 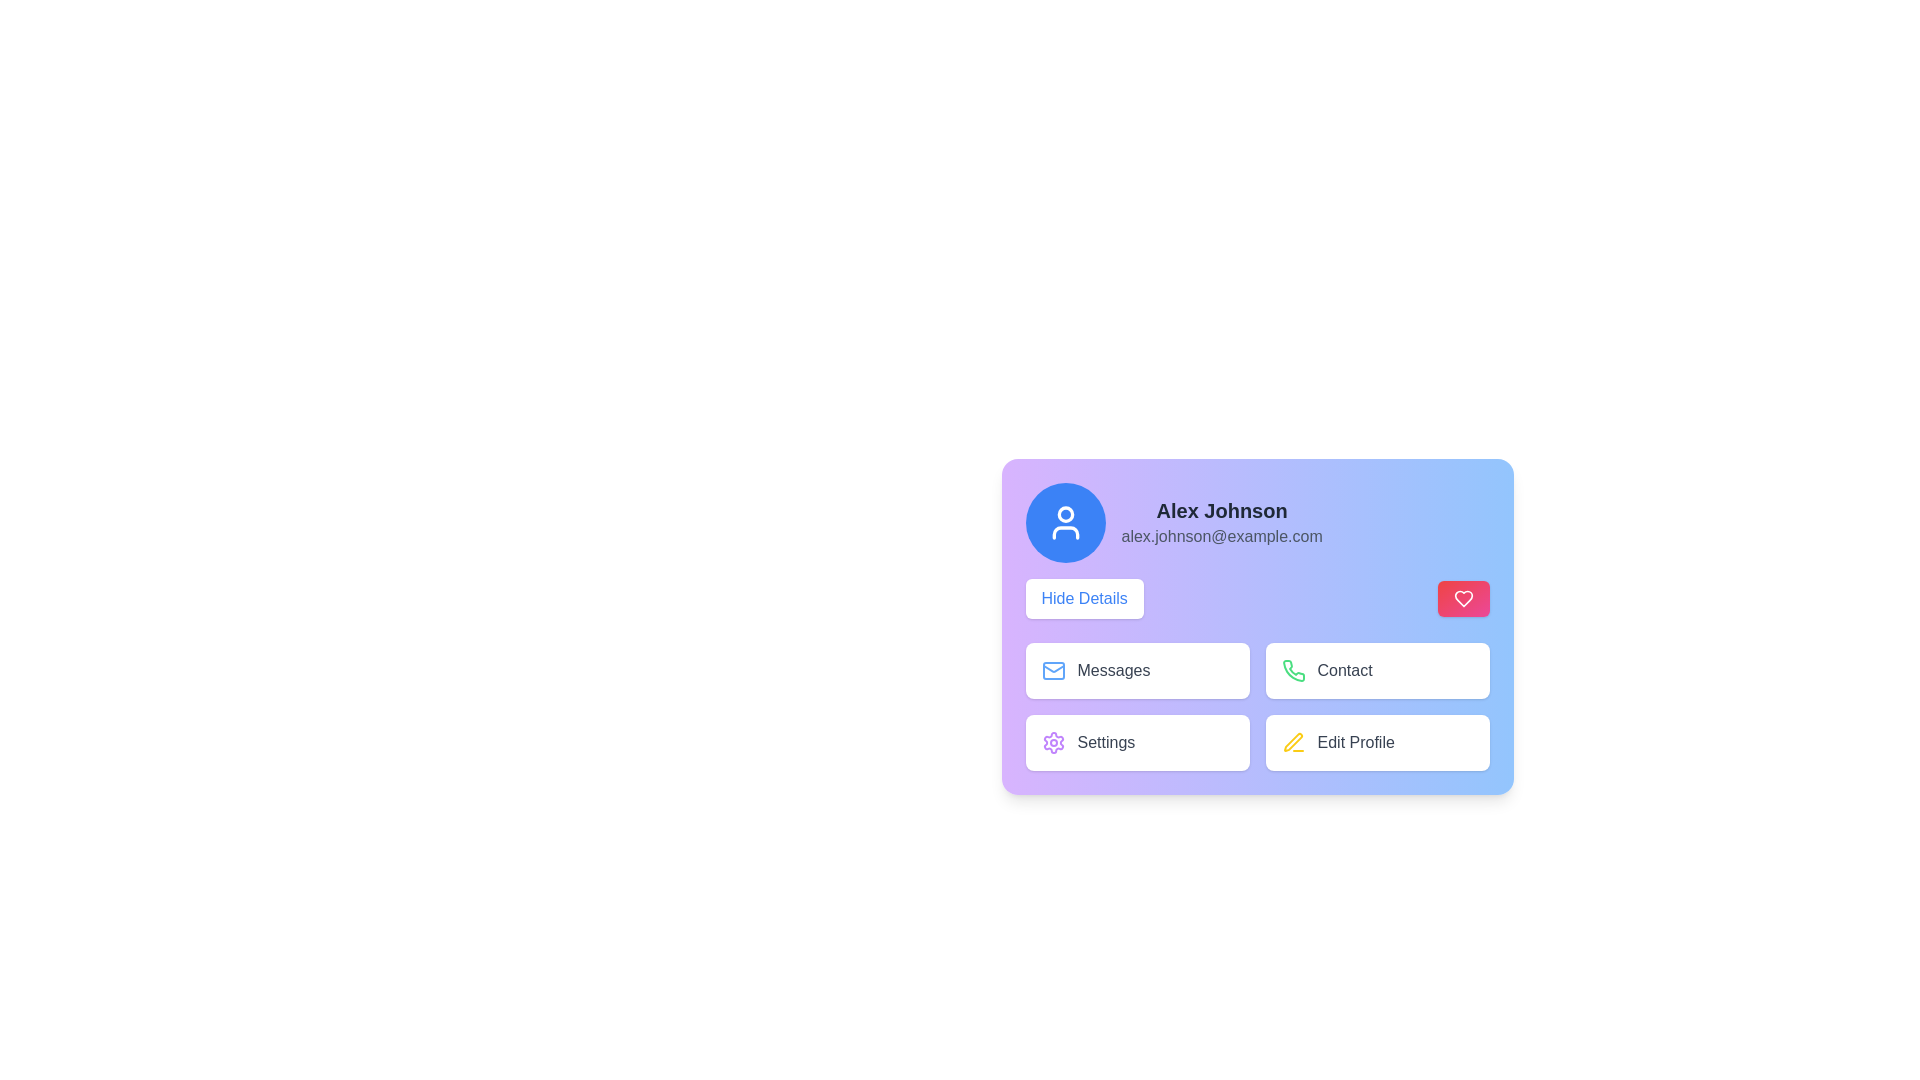 What do you see at coordinates (1052, 671) in the screenshot?
I see `the 'Messages' icon located at the top-left corner of the card interface, adjacent to the 'Messages' text` at bounding box center [1052, 671].